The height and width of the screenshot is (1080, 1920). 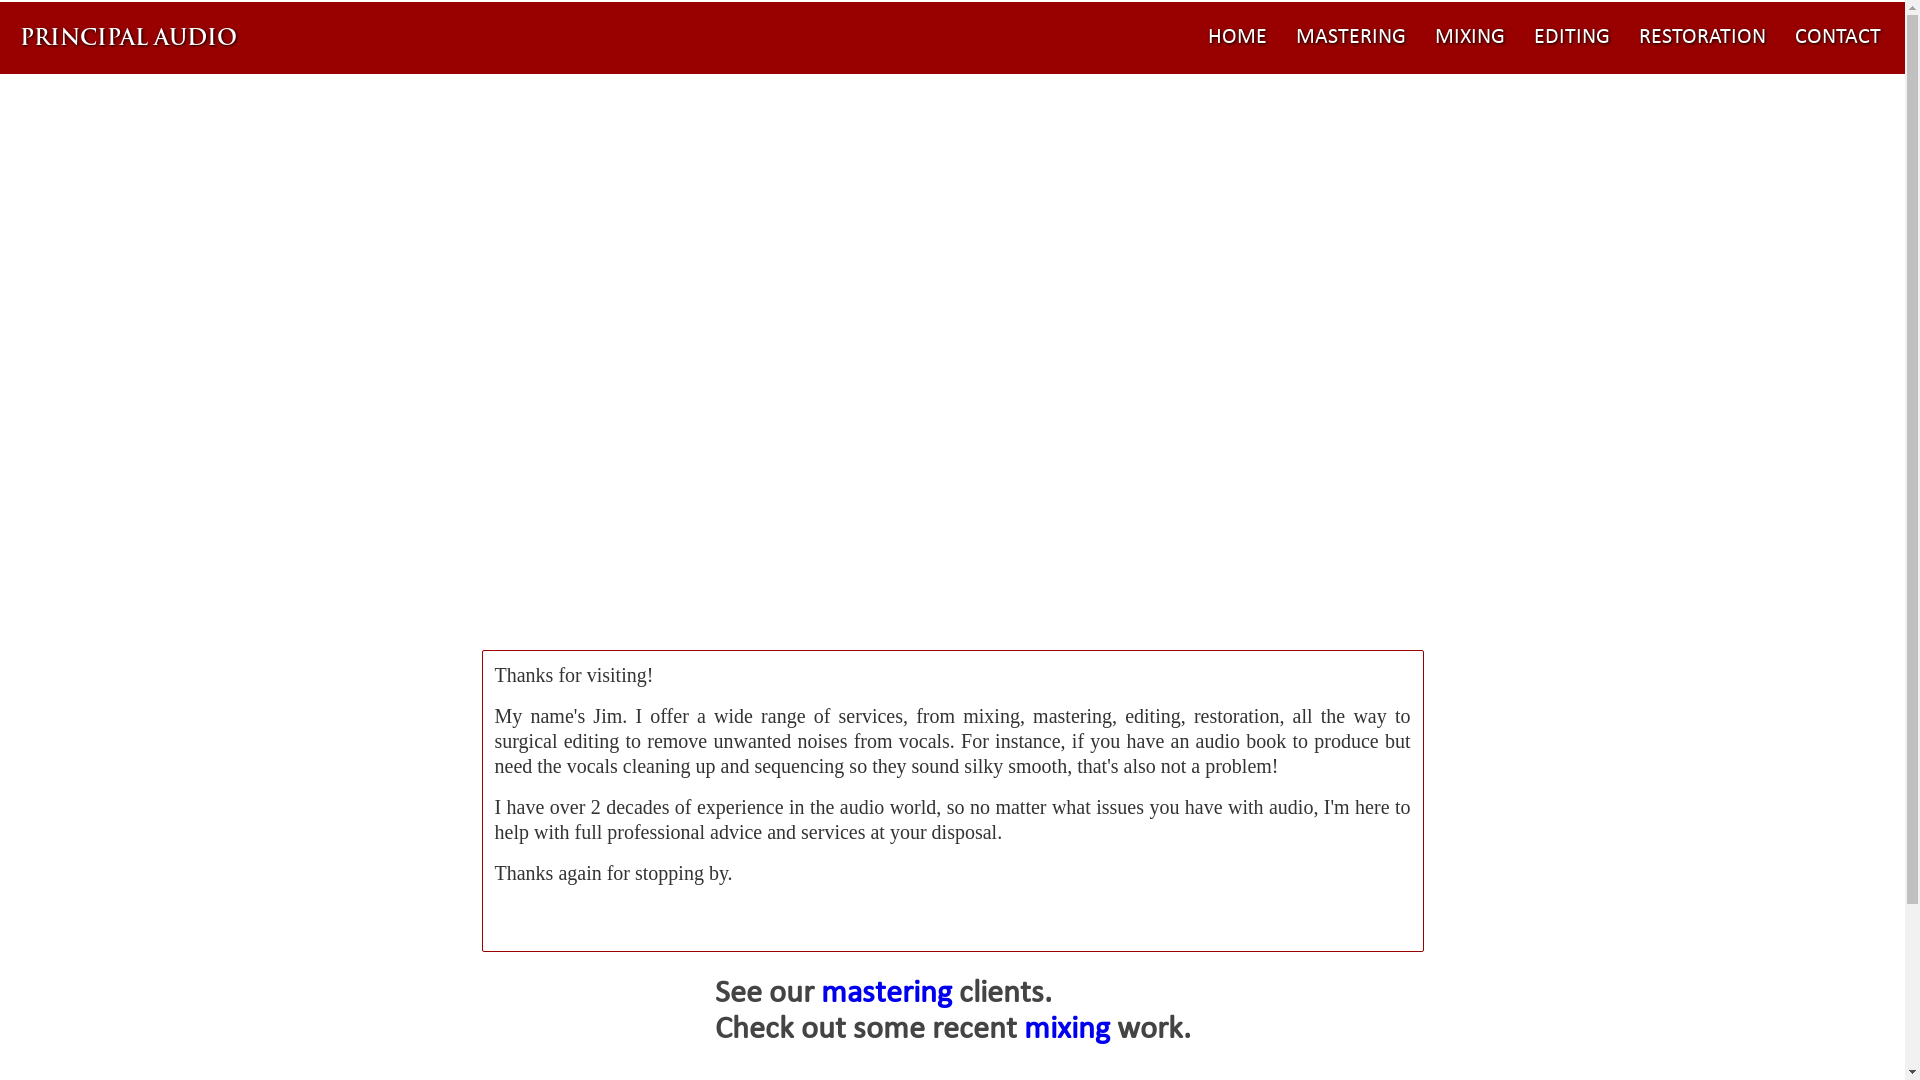 What do you see at coordinates (1701, 37) in the screenshot?
I see `'RESTORATION'` at bounding box center [1701, 37].